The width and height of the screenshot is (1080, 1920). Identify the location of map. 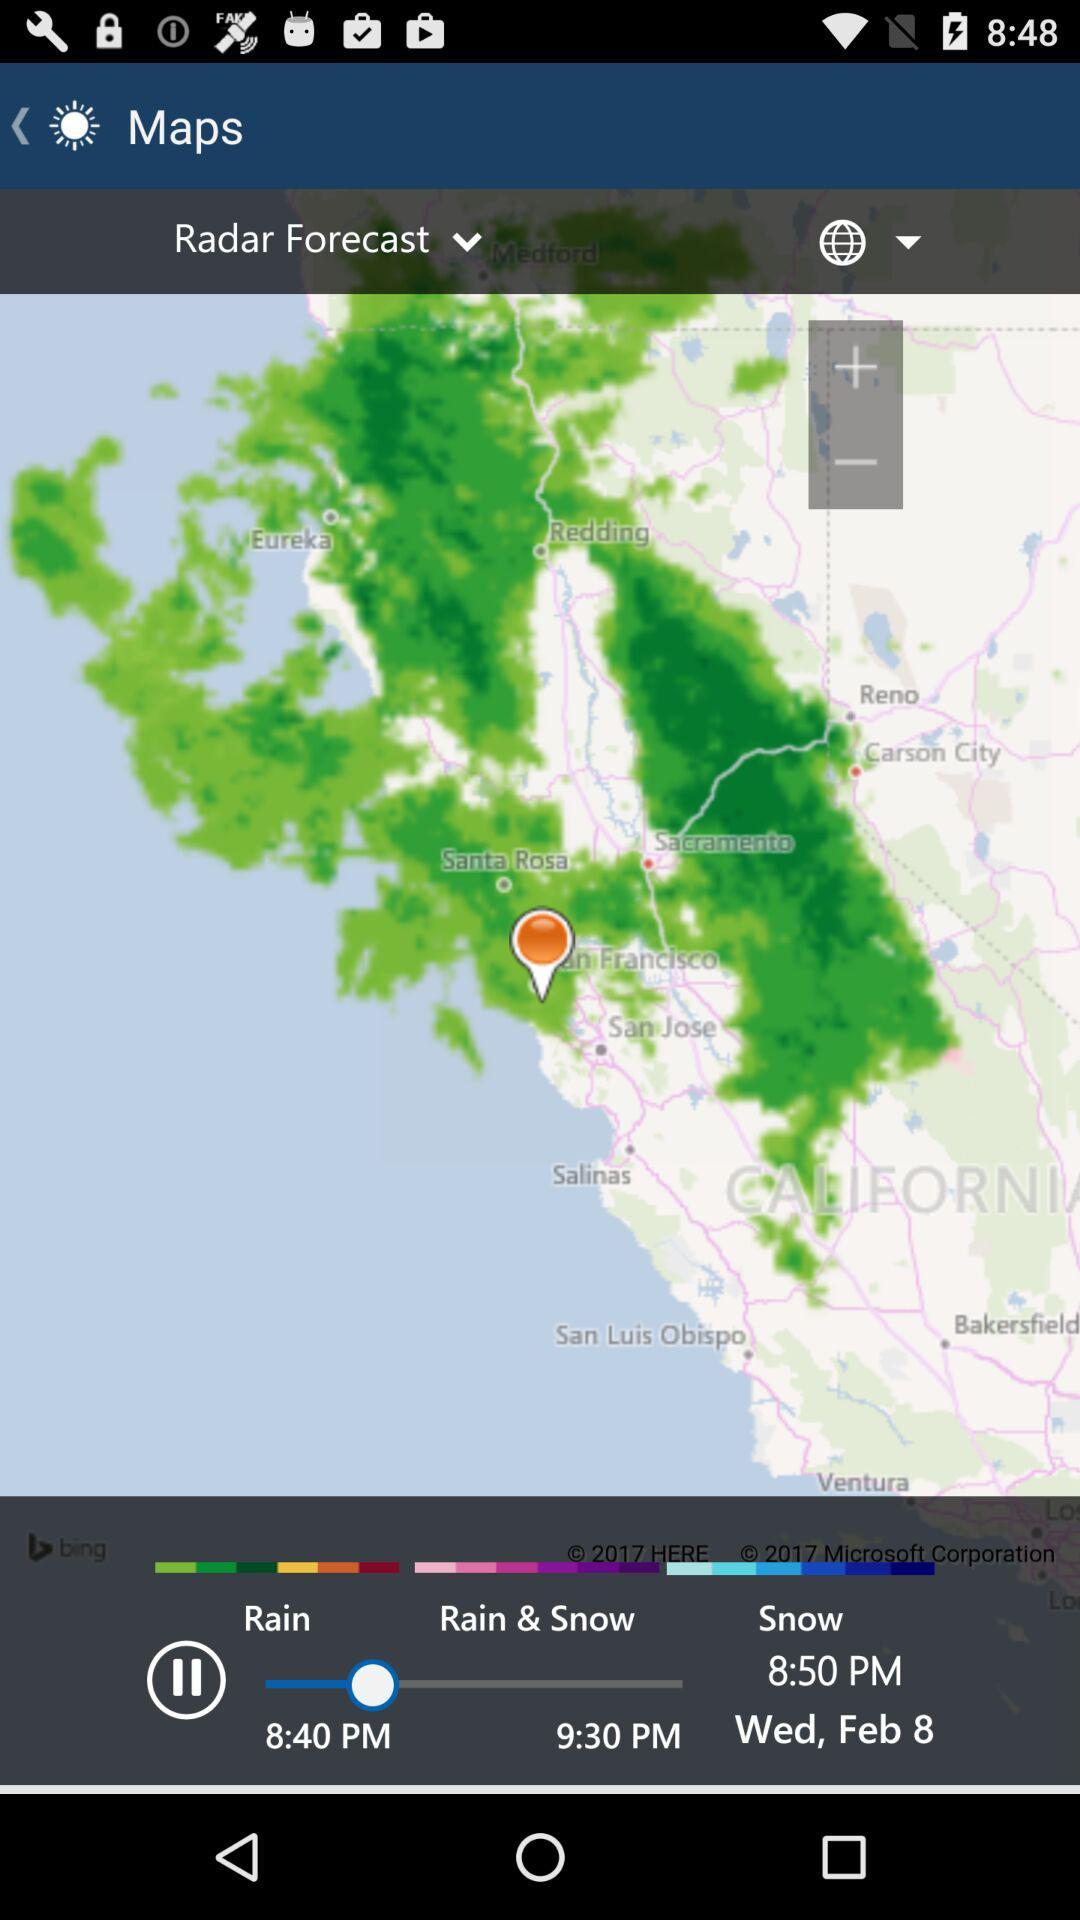
(540, 991).